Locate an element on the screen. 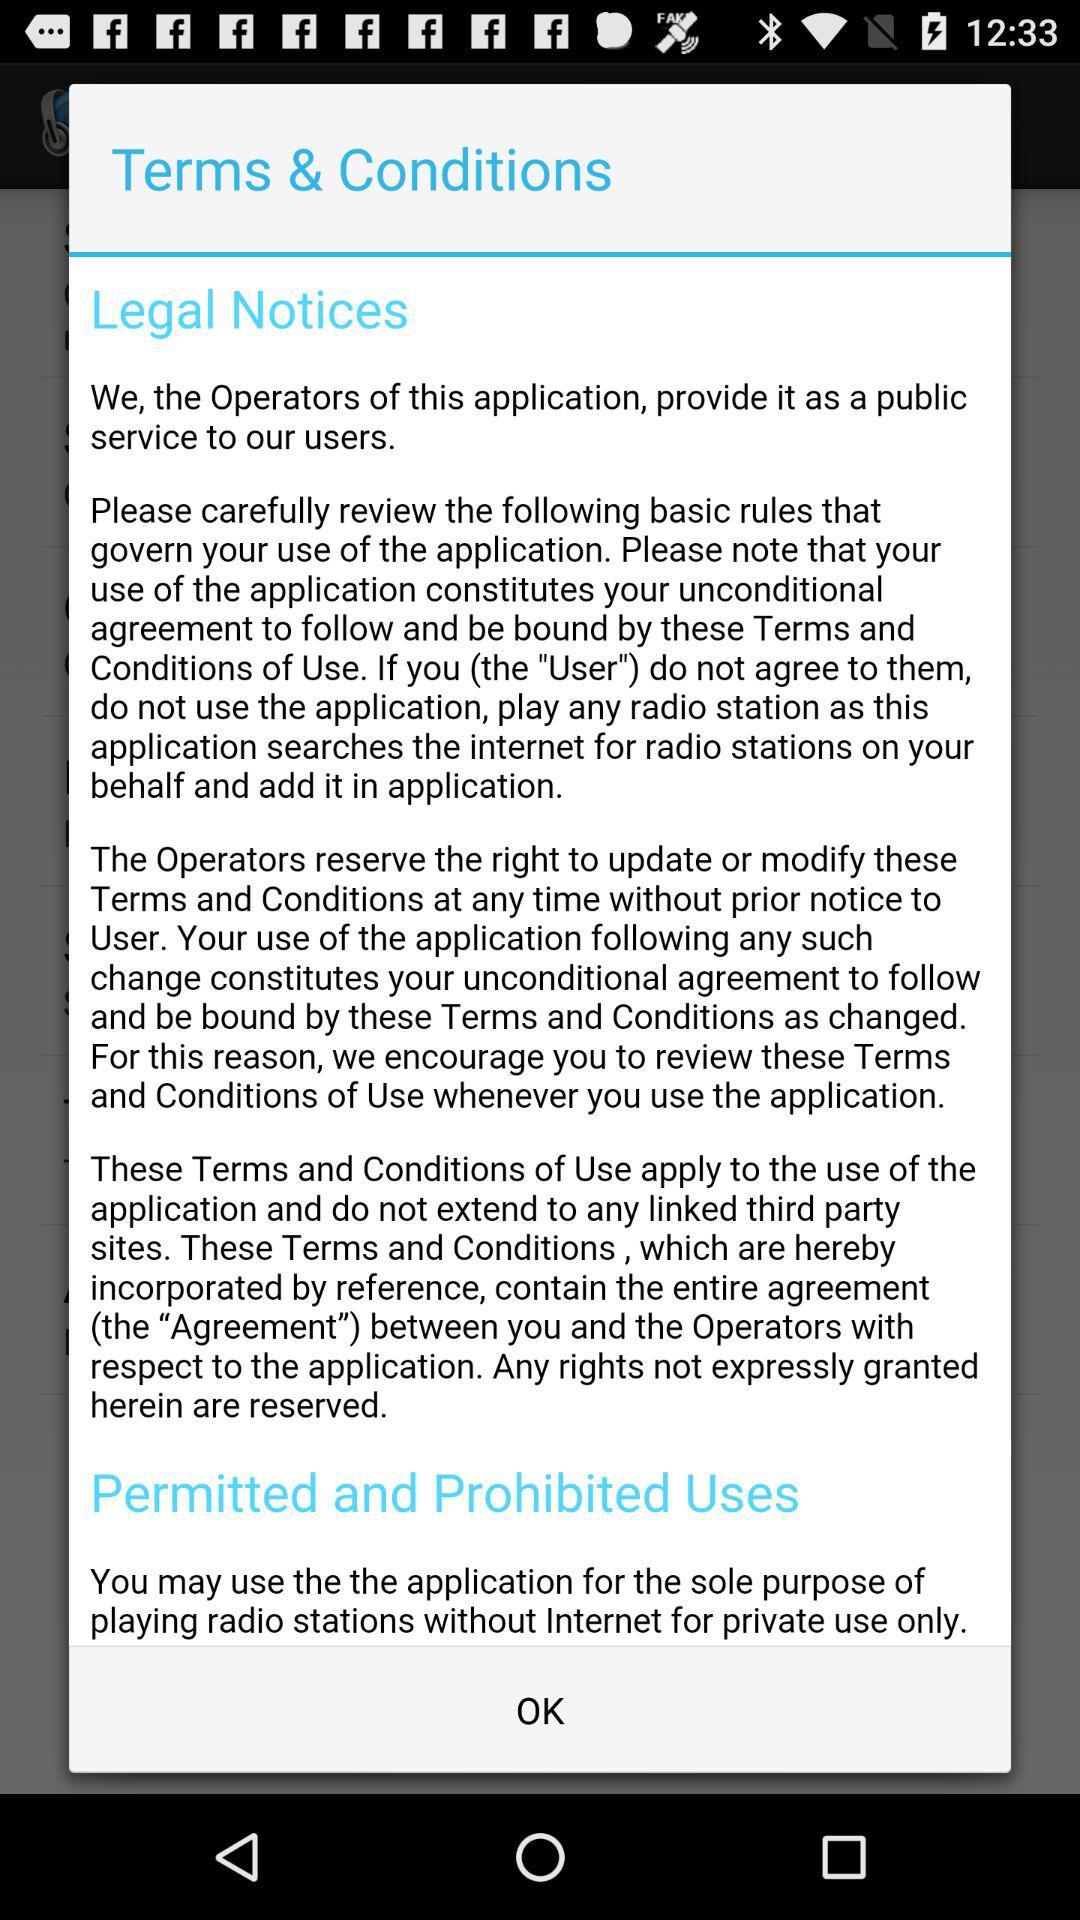 The width and height of the screenshot is (1080, 1920). terms of service is located at coordinates (540, 950).